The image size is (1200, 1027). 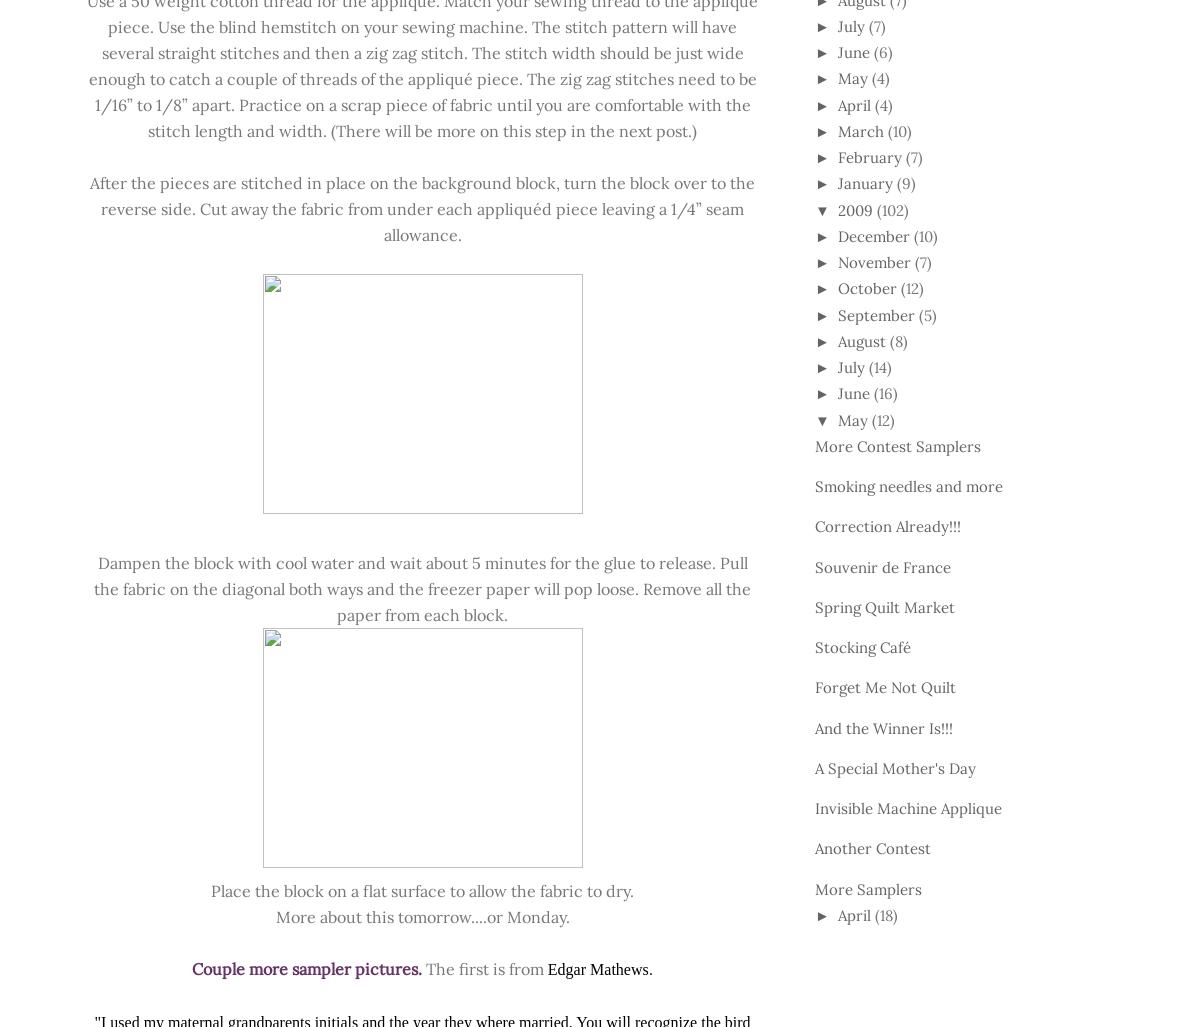 I want to click on 'Forget Me Not Quilt', so click(x=884, y=687).